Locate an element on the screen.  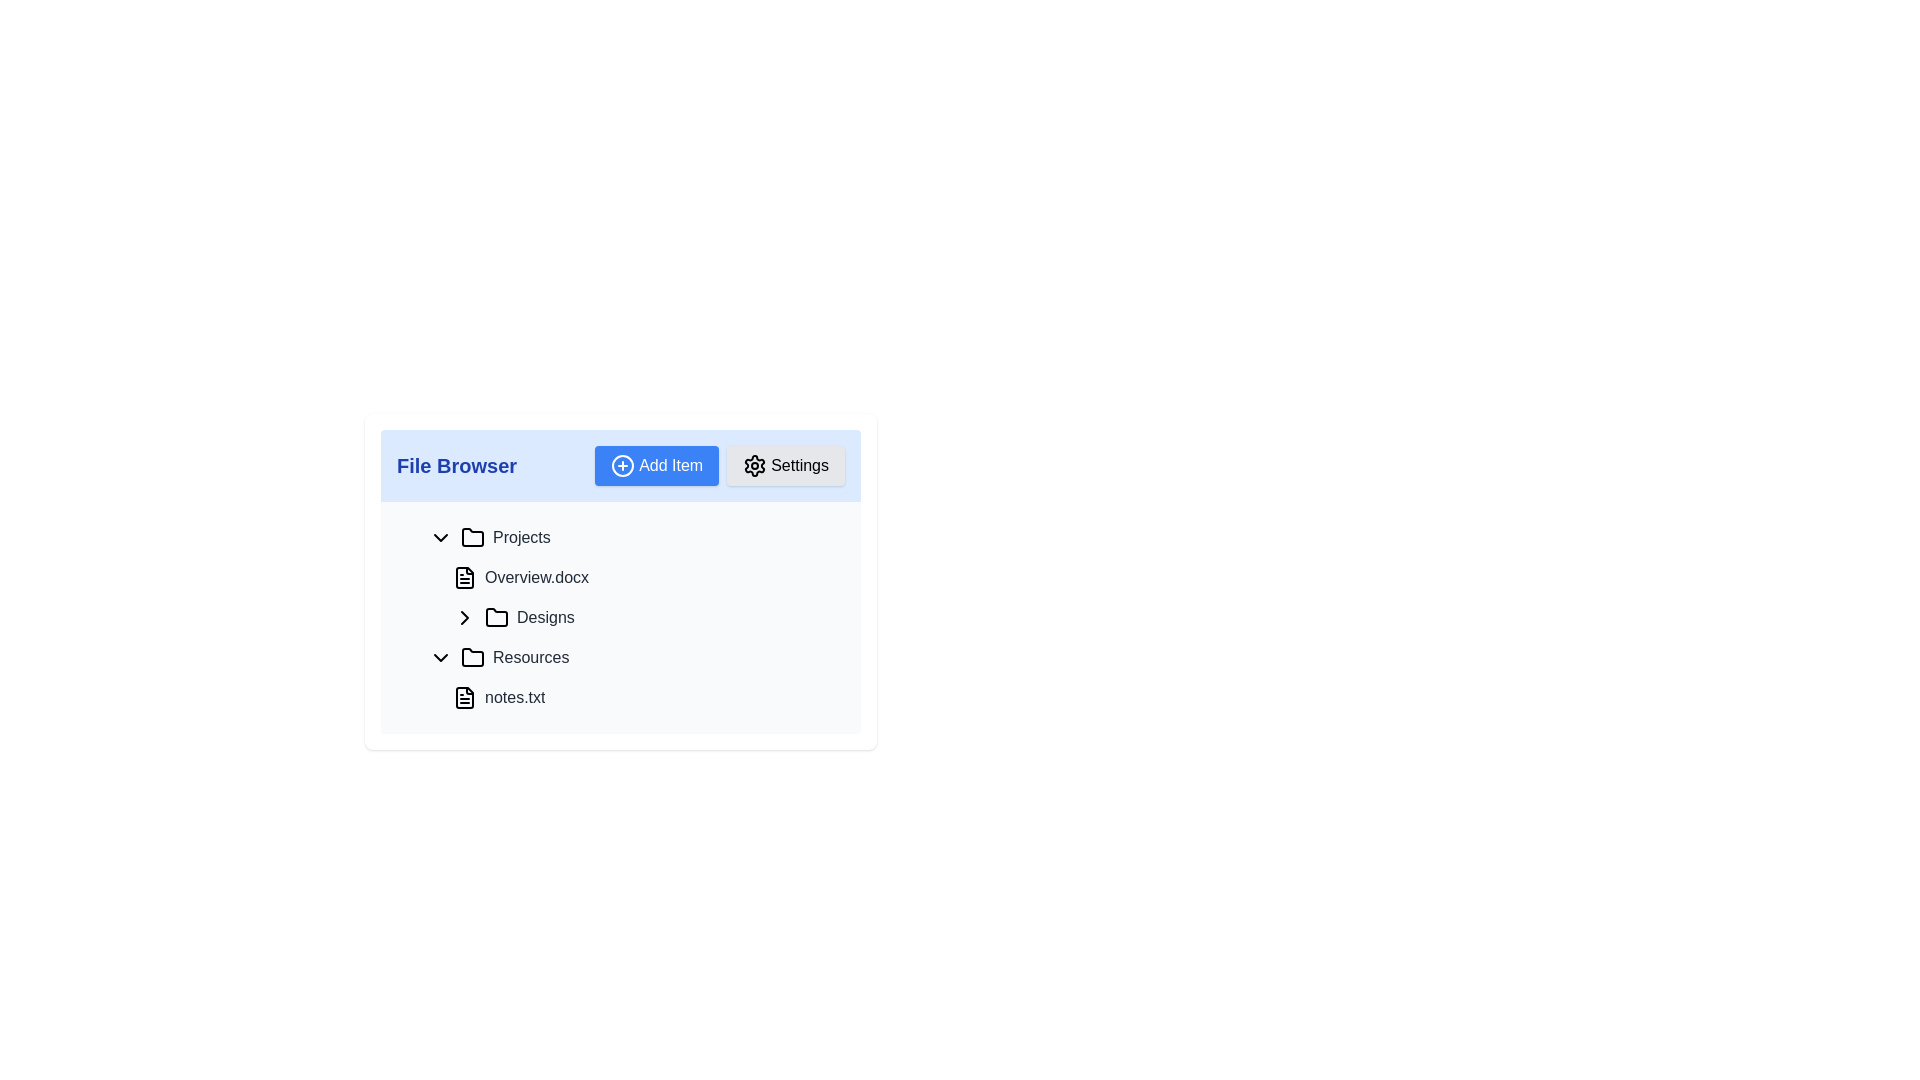
the file icon representing the document named 'Overview.docx' is located at coordinates (464, 578).